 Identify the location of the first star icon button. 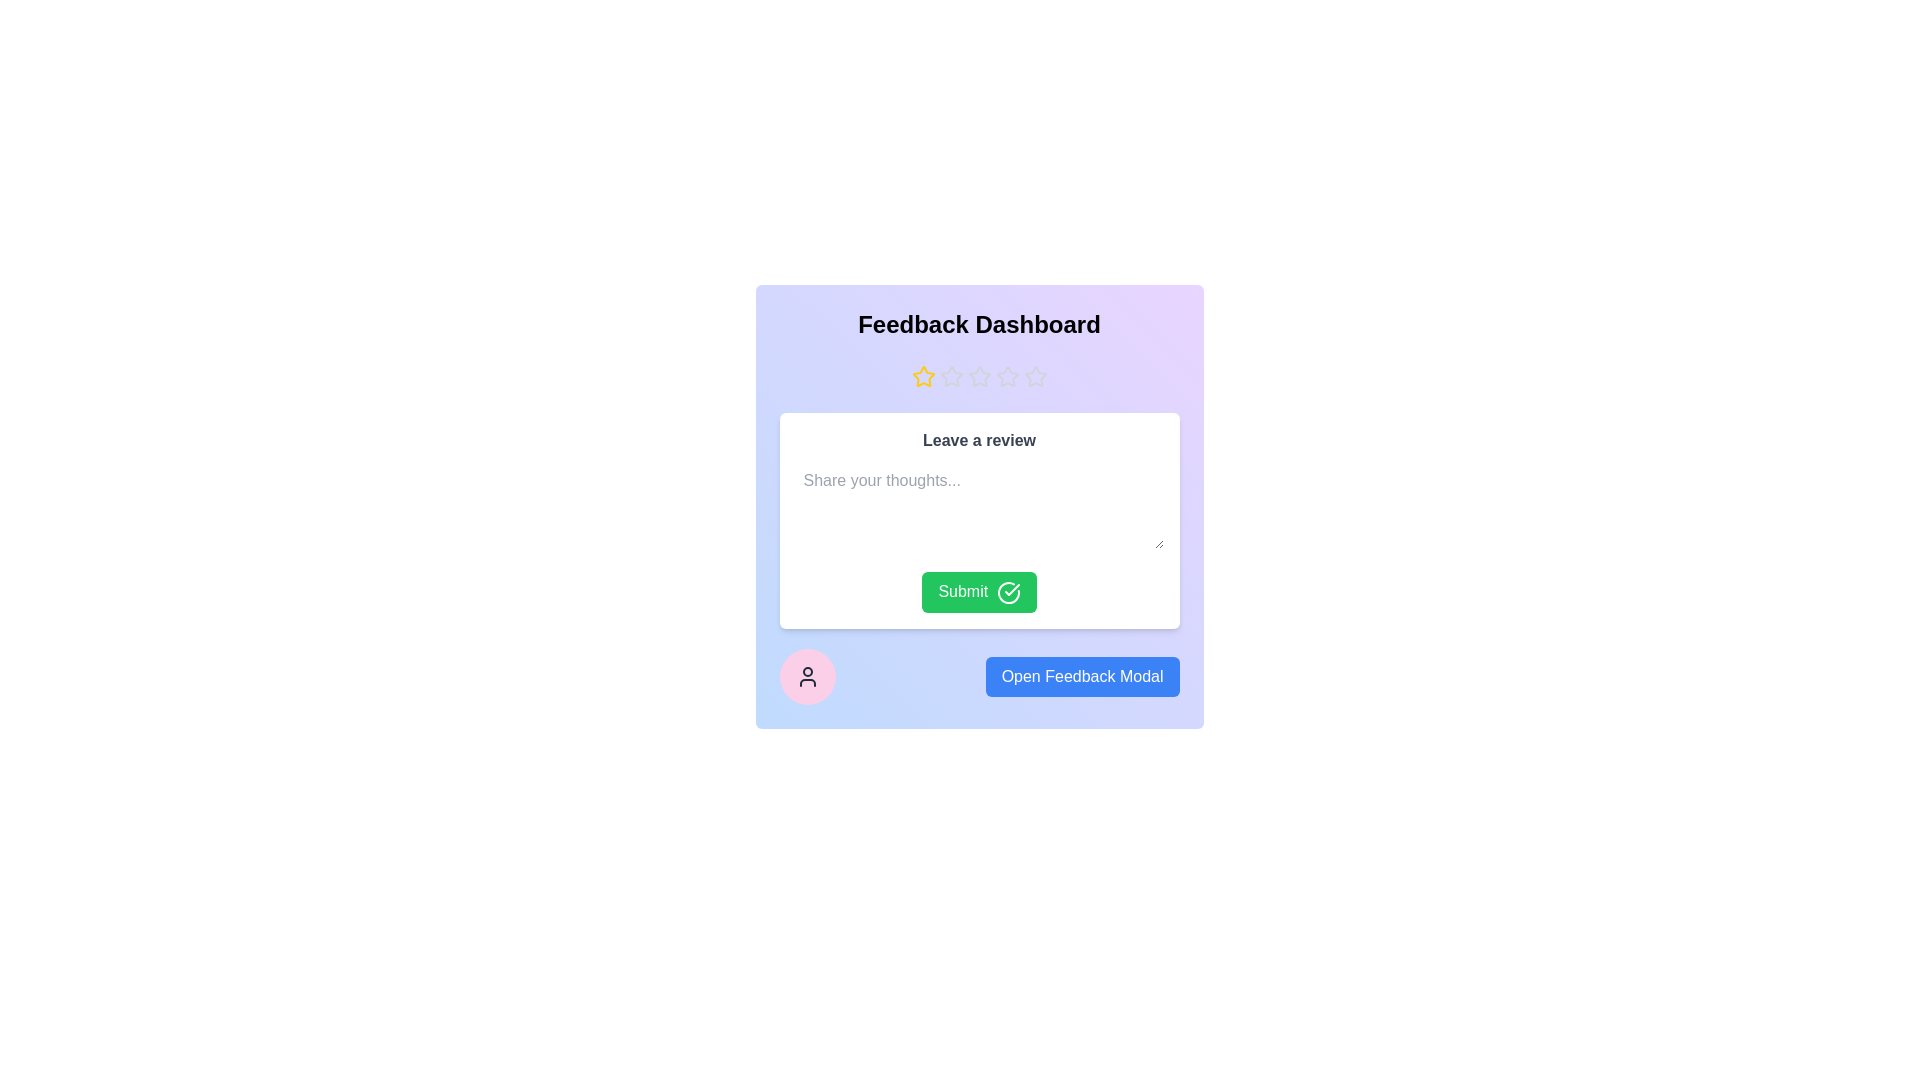
(922, 377).